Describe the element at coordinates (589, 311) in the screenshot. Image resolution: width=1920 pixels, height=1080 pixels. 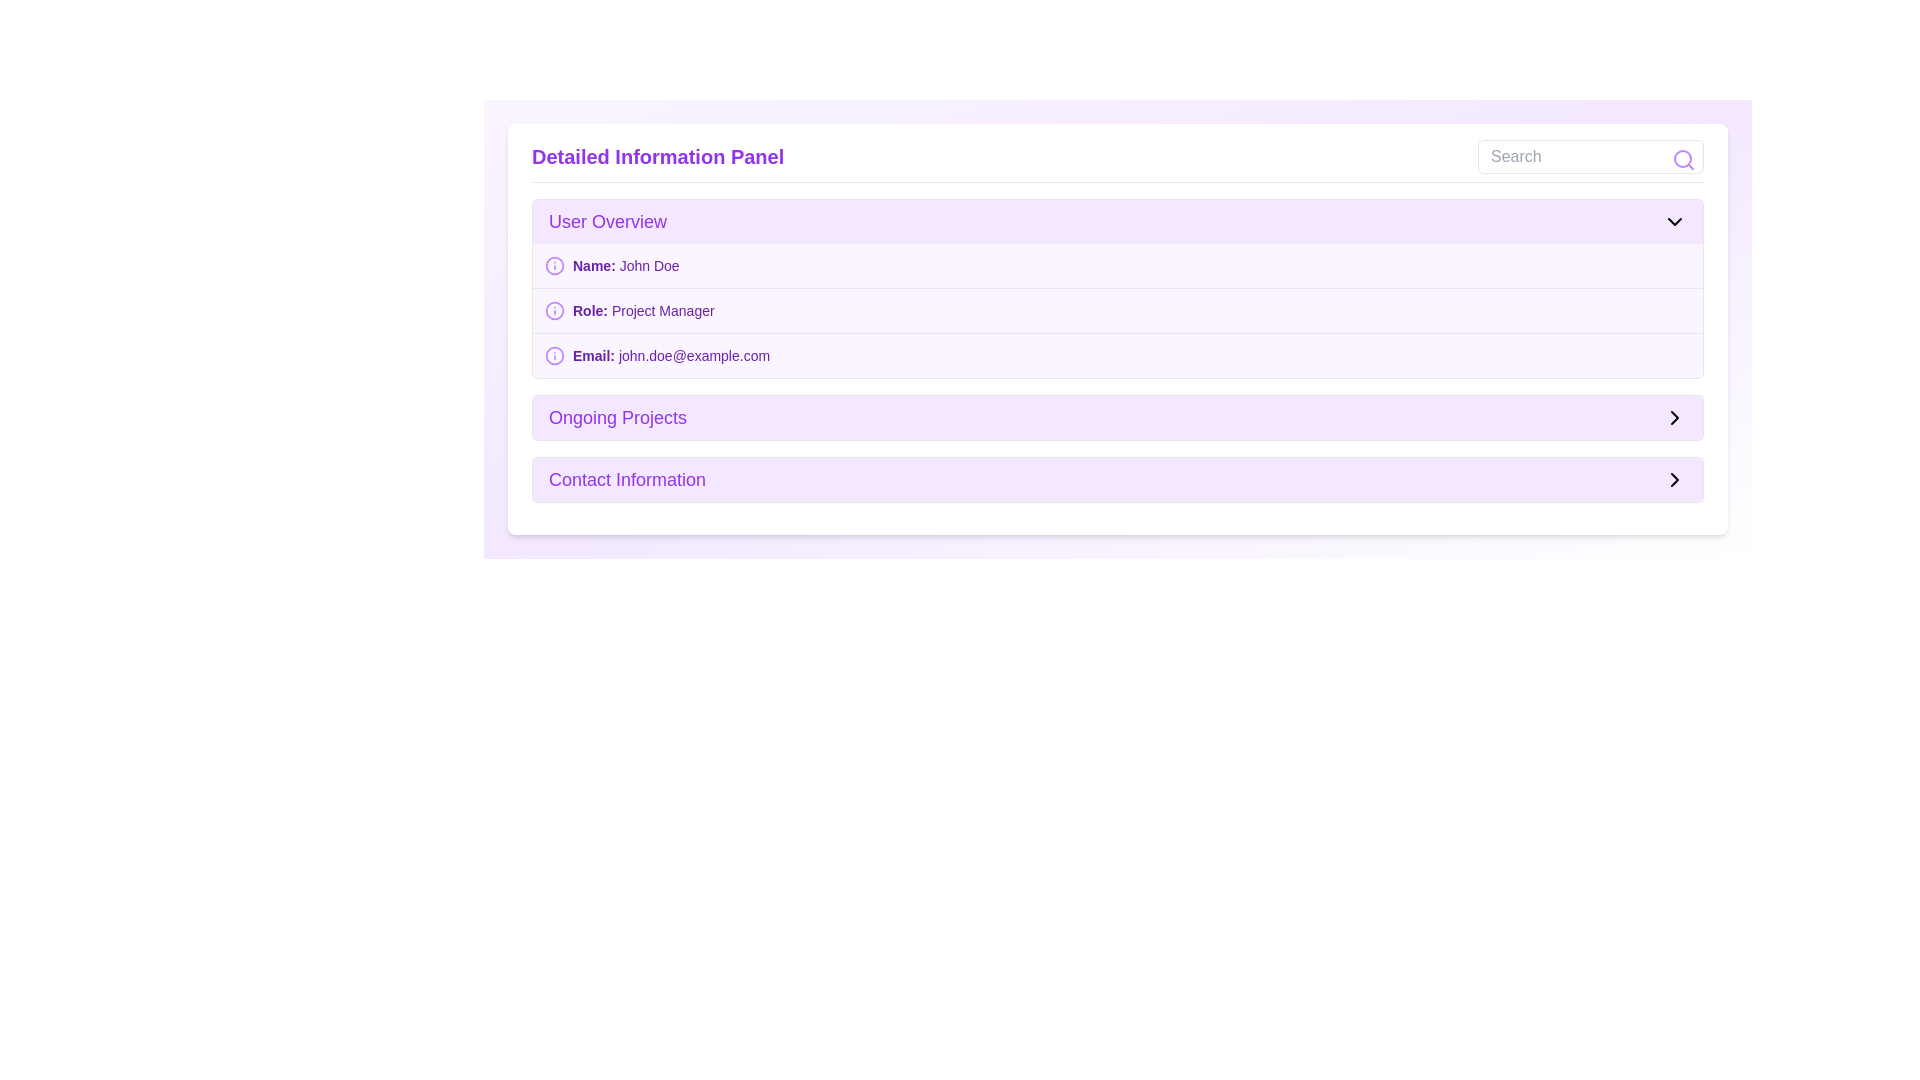
I see `the text label displaying 'Role:' in bold purple font located in the 'User Overview' section of the interface, positioned between an icon and the text 'Project Manager'` at that location.